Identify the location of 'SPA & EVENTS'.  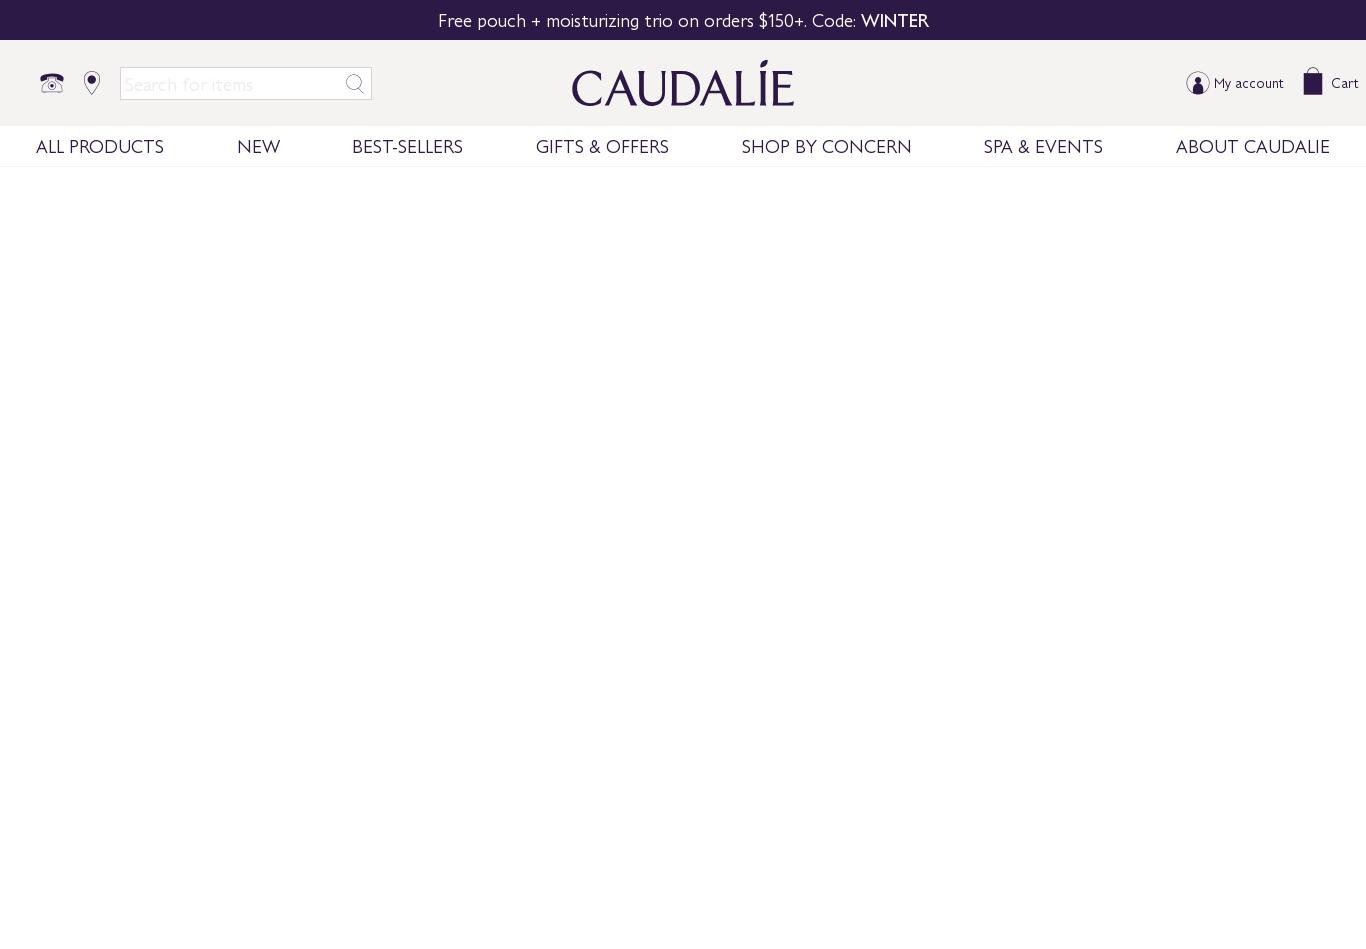
(984, 144).